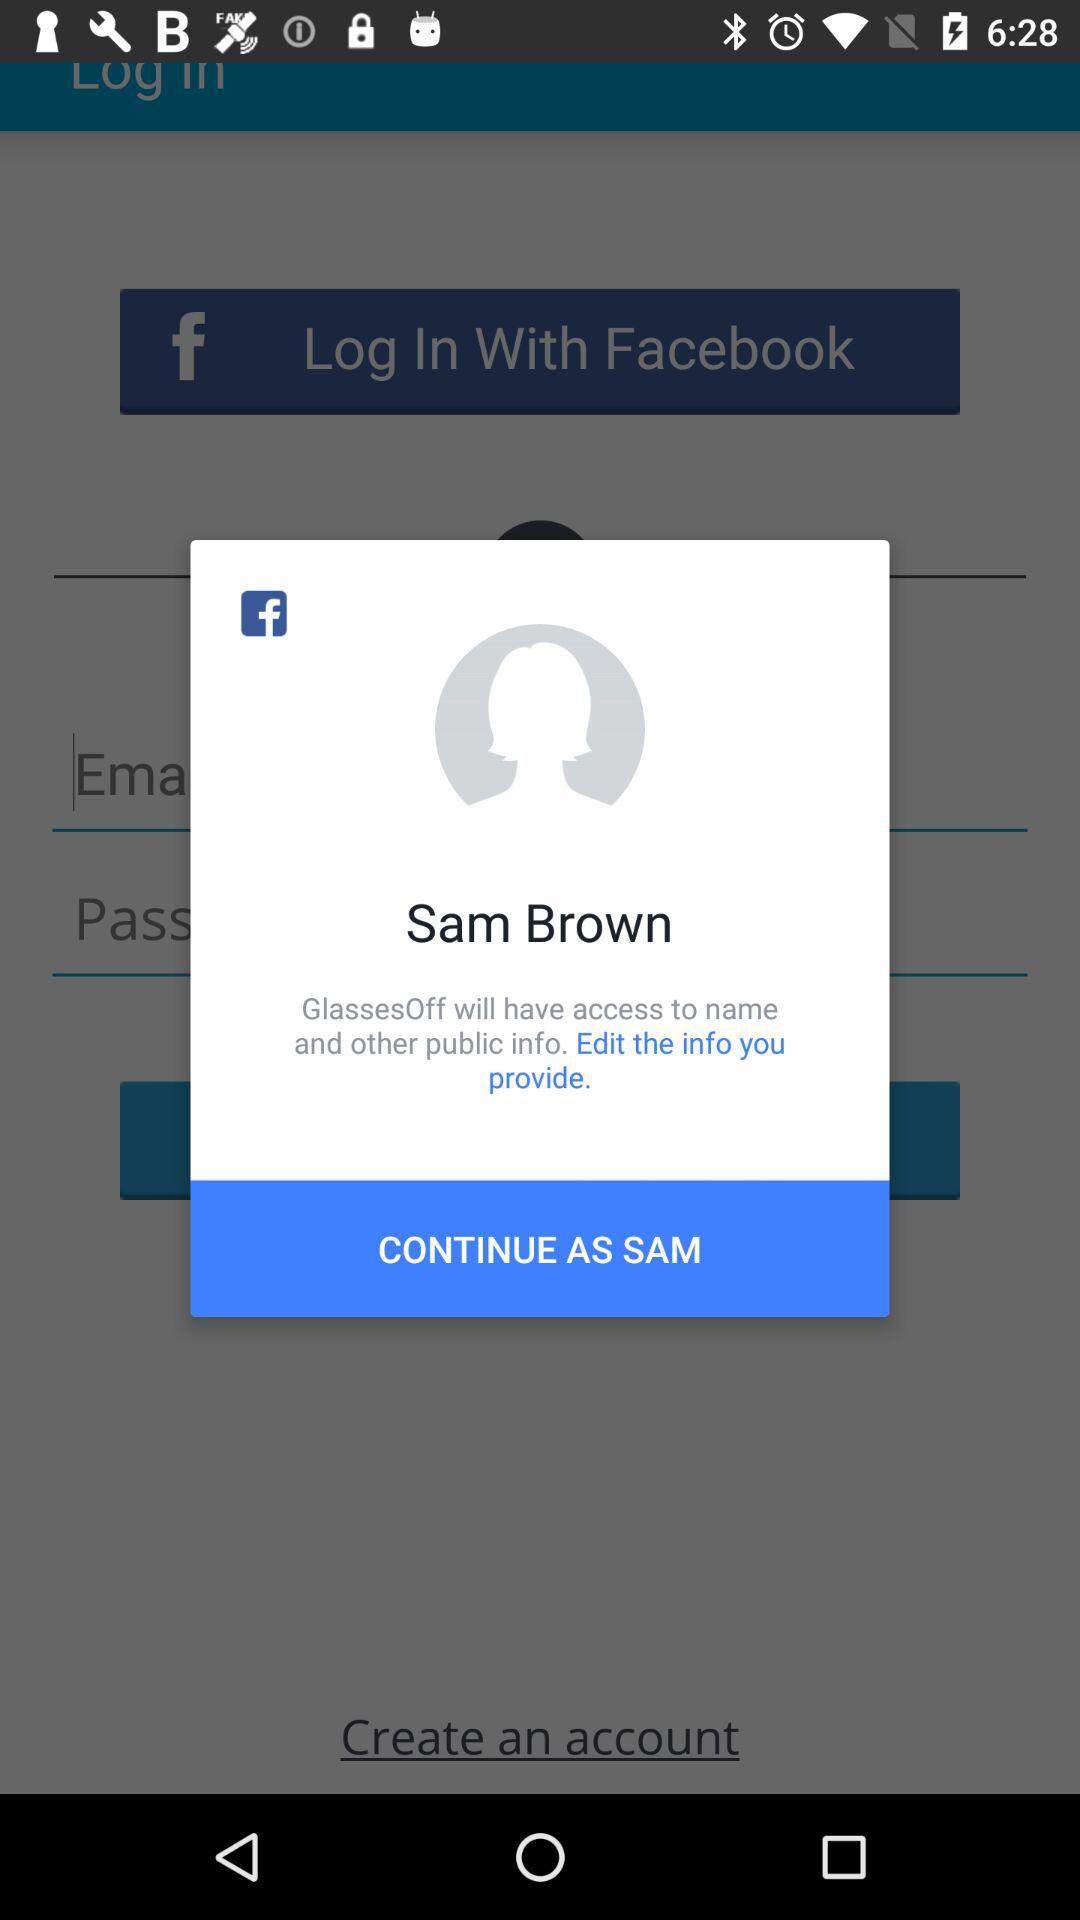  I want to click on the item below the sam brown, so click(540, 1041).